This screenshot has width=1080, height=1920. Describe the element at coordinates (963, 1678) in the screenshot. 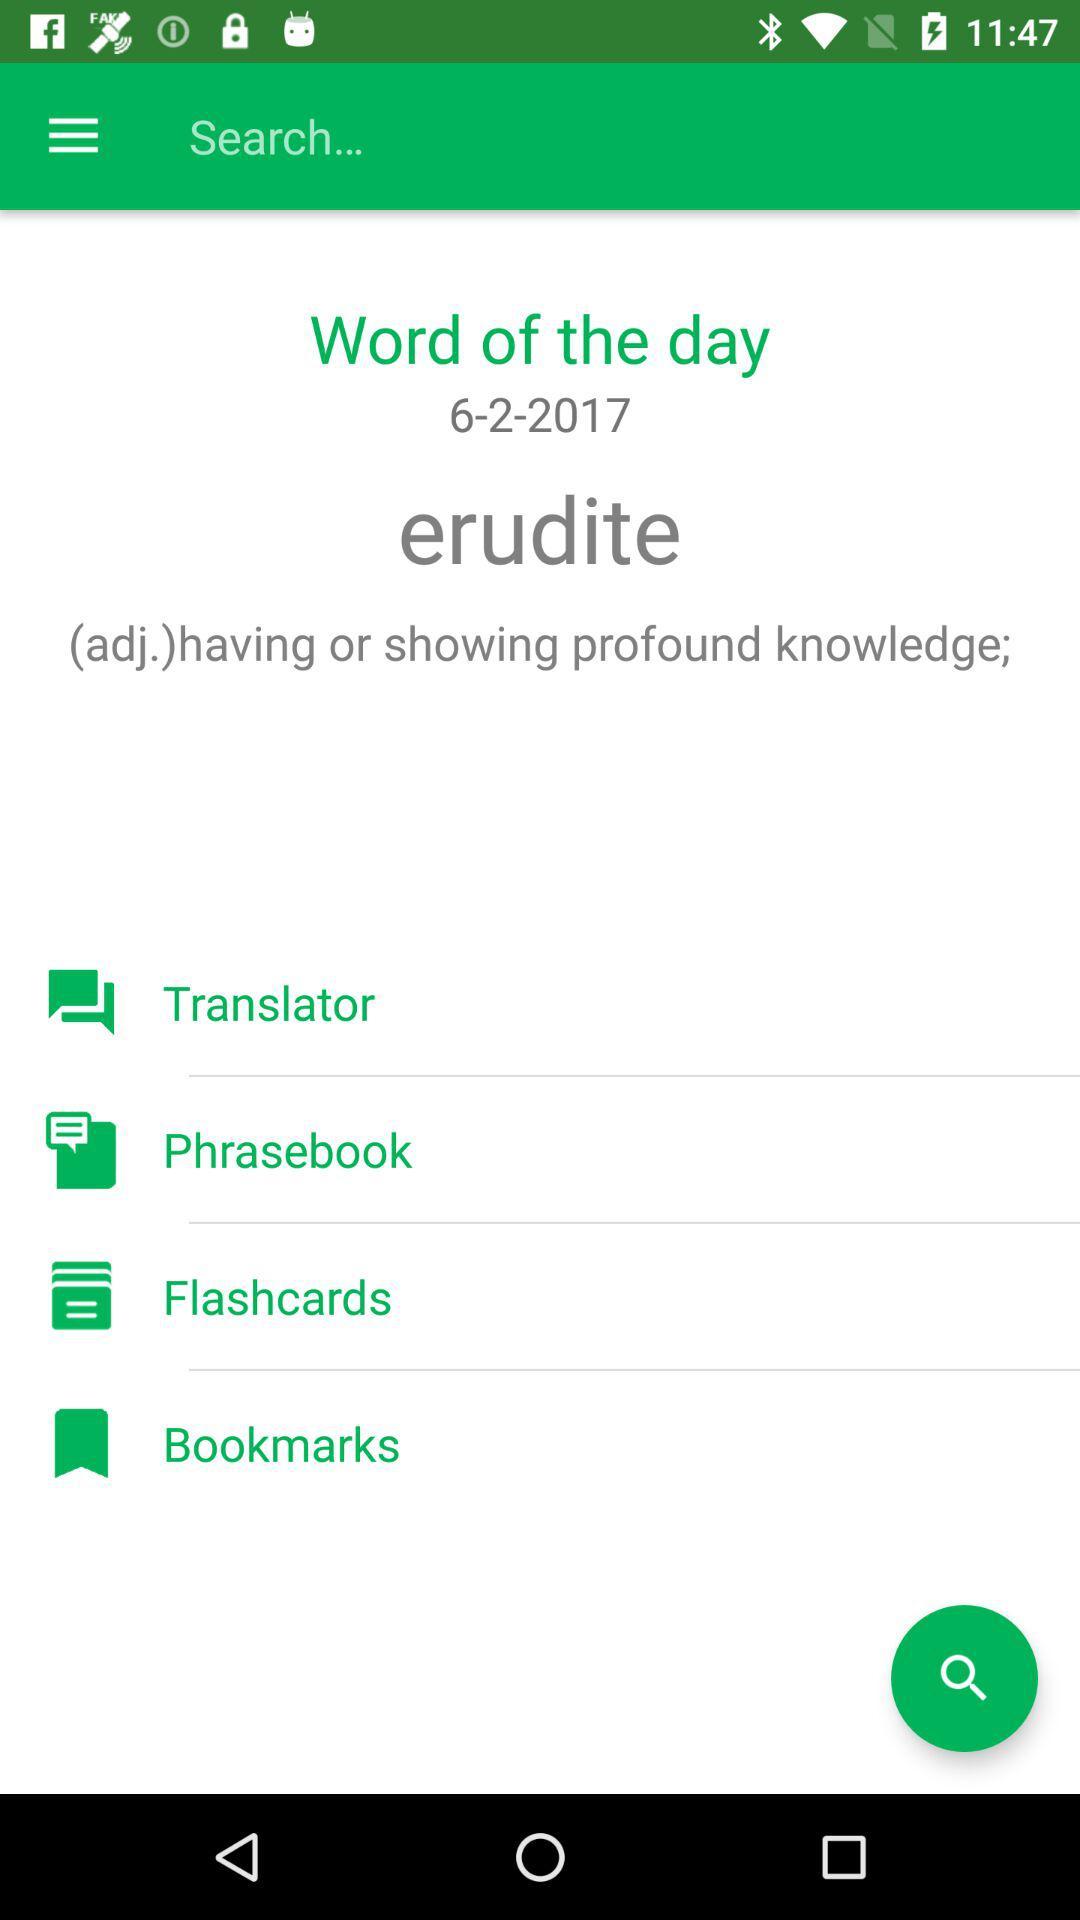

I see `the search icon` at that location.